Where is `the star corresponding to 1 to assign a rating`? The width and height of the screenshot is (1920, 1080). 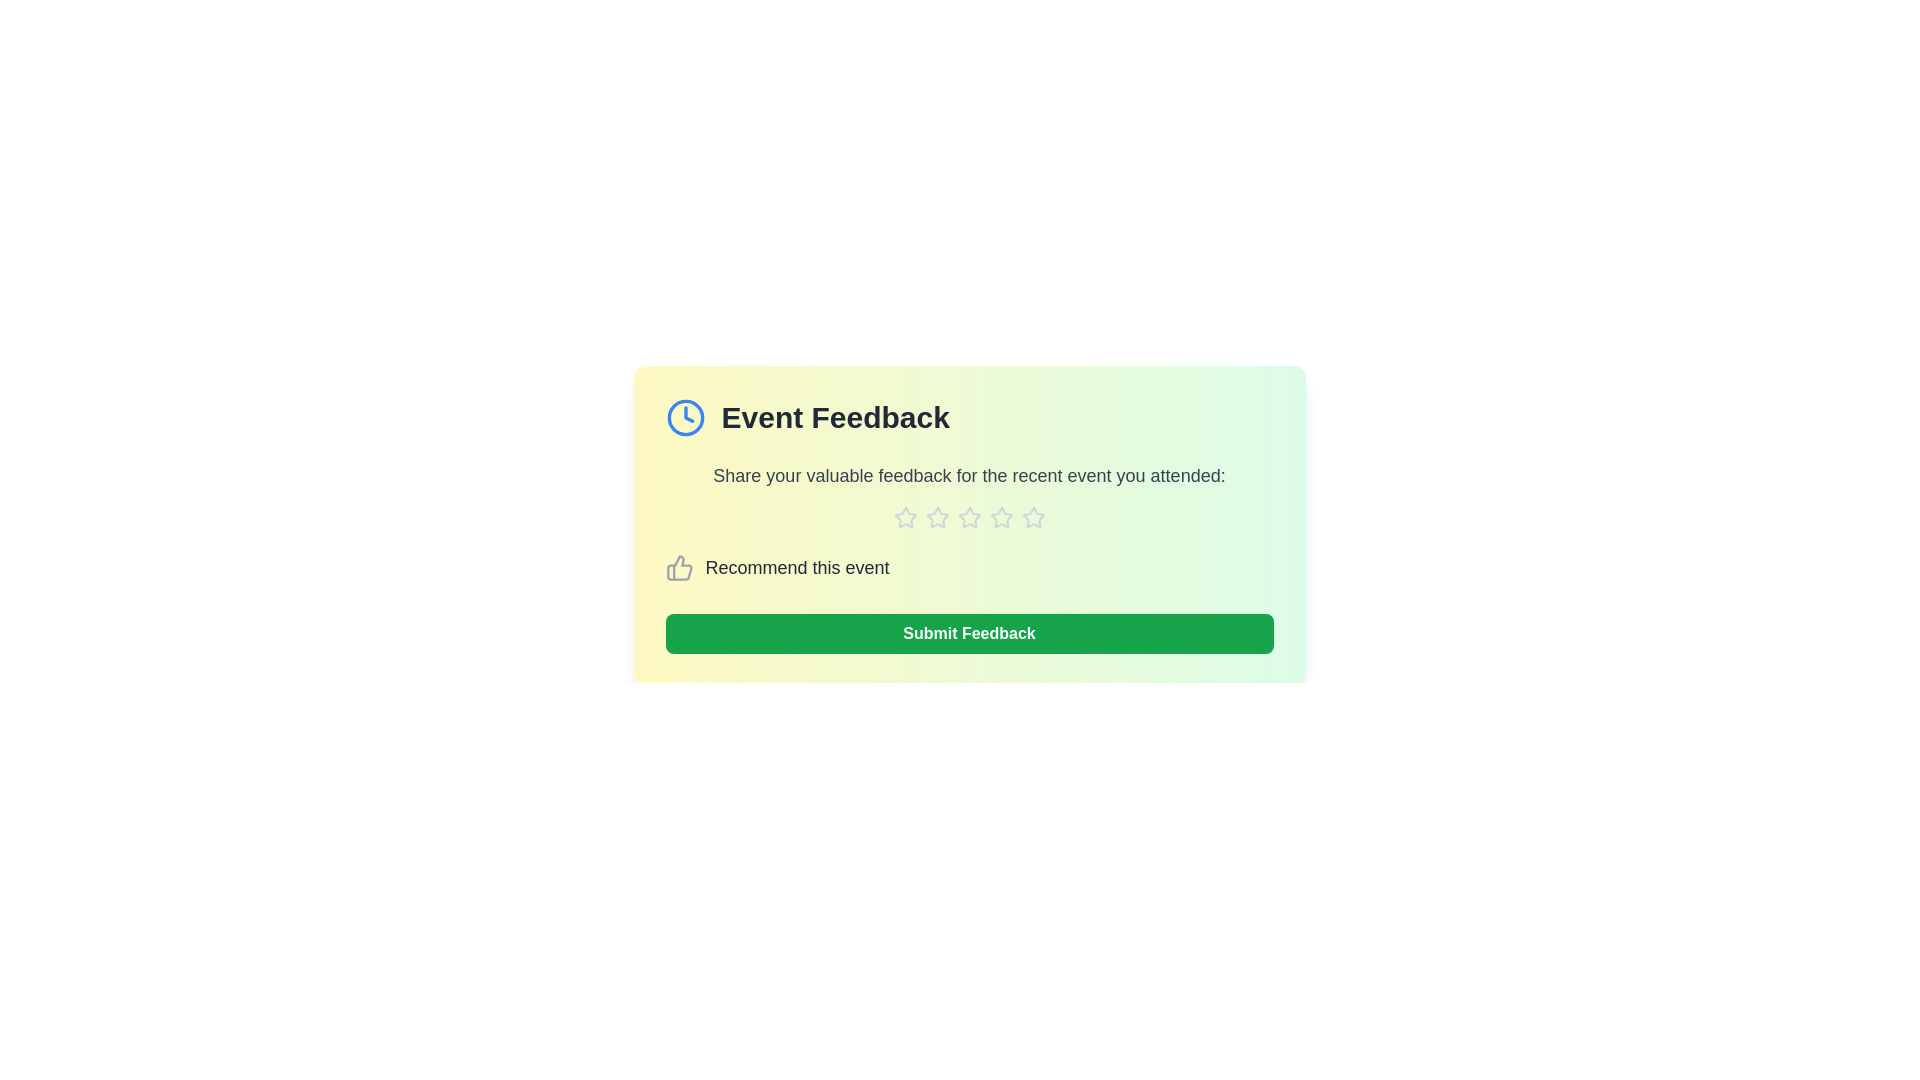
the star corresponding to 1 to assign a rating is located at coordinates (904, 516).